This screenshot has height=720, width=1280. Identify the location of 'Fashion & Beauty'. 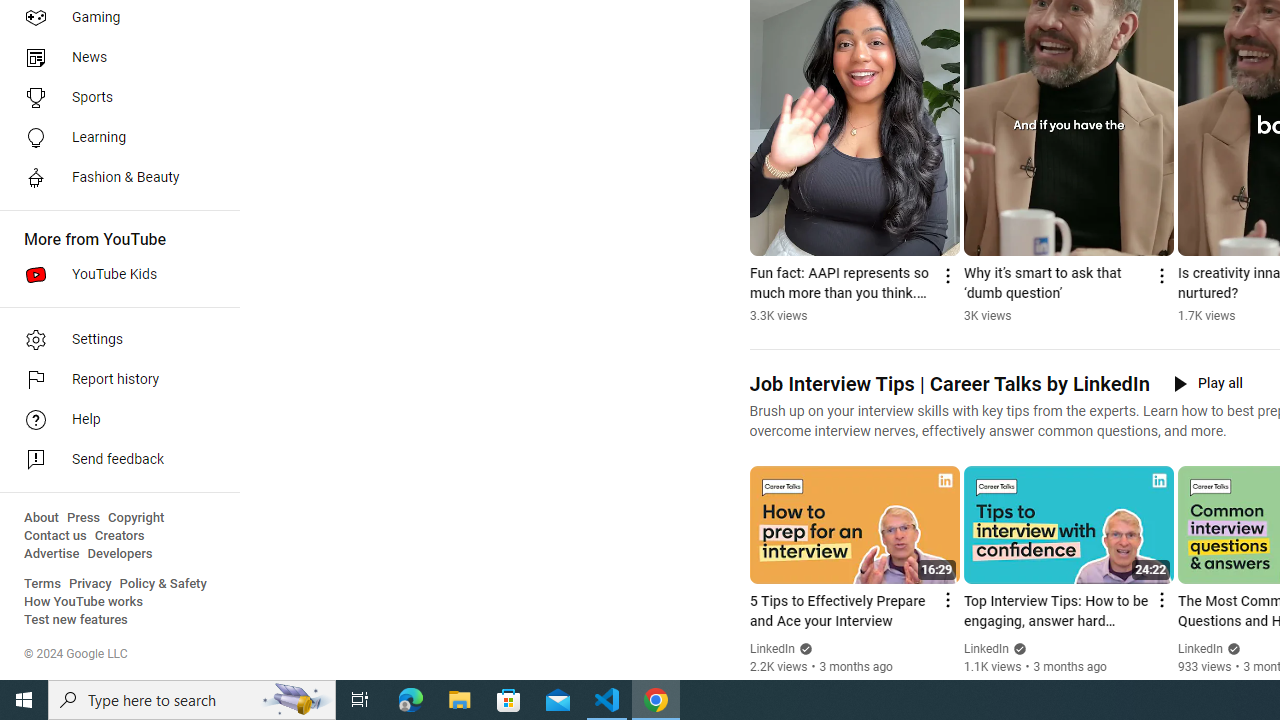
(112, 176).